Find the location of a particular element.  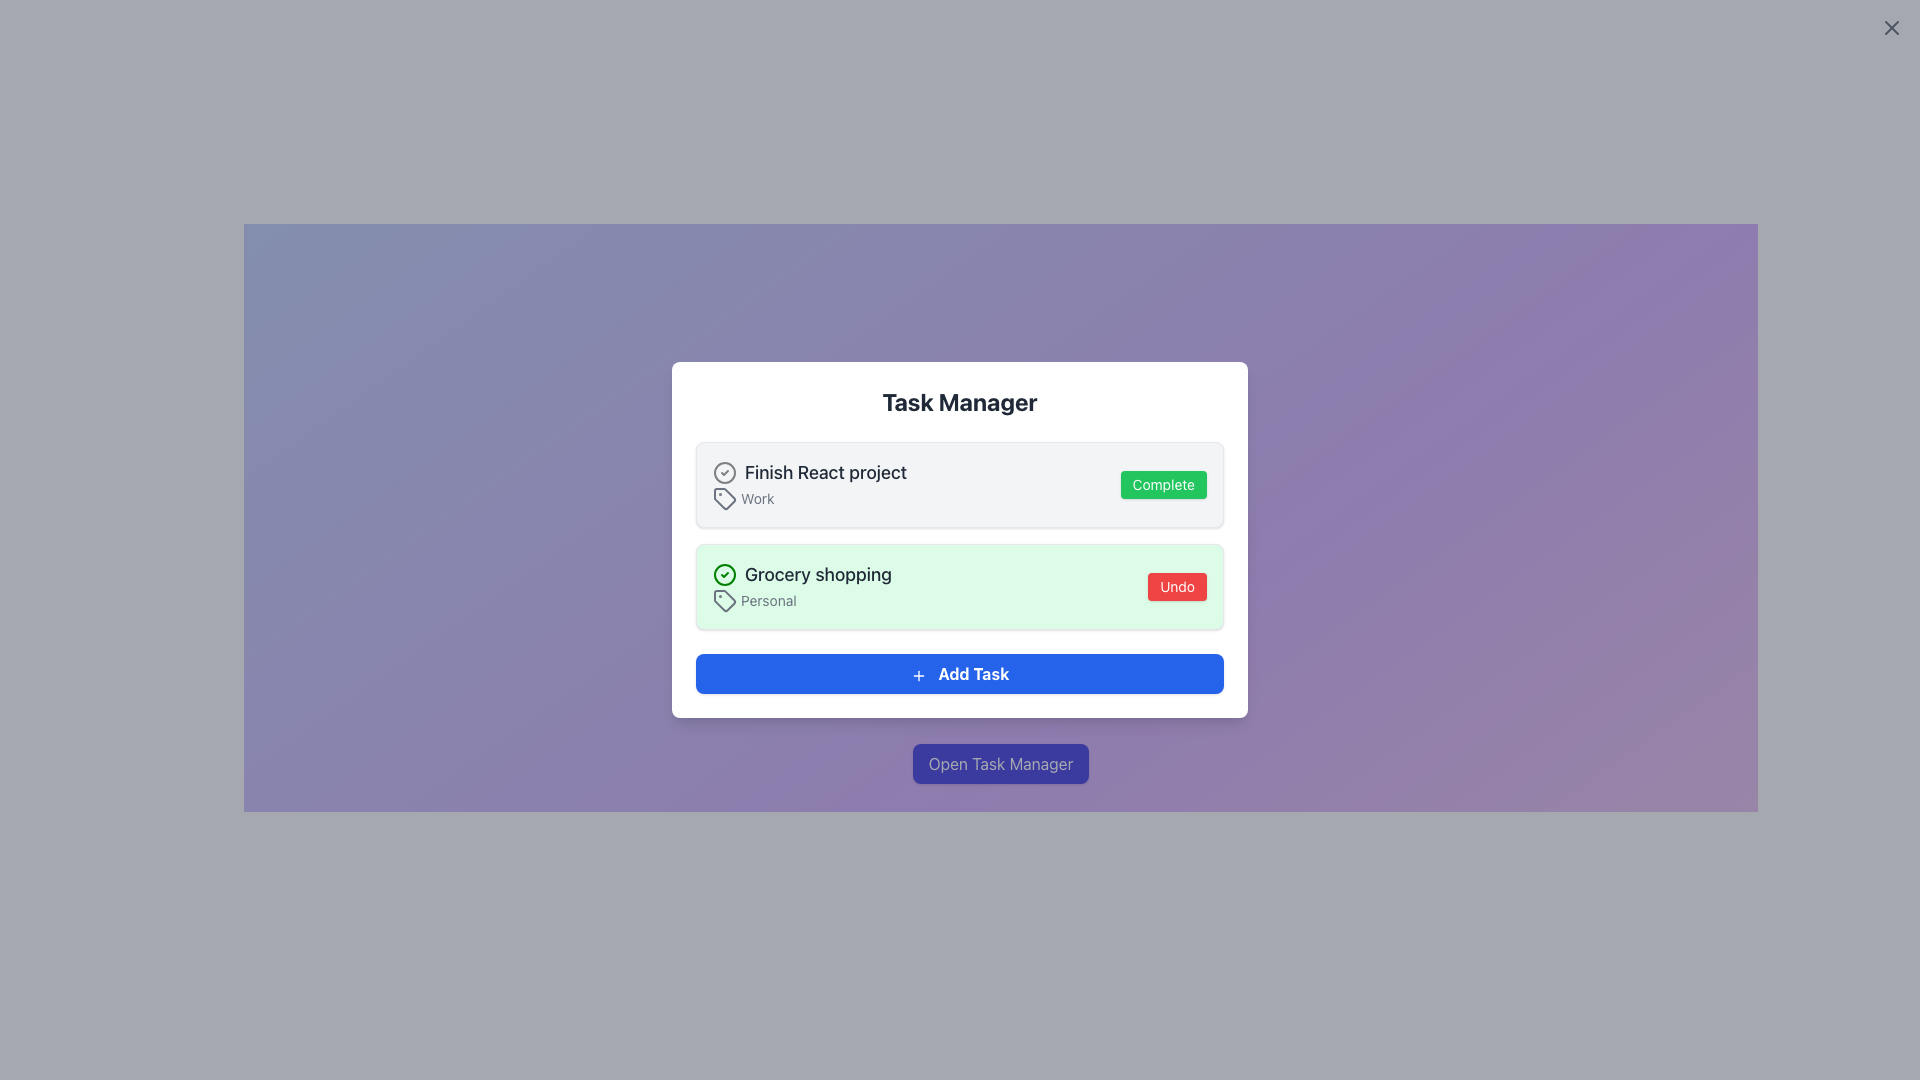

the task entry titled 'Finish React project' is located at coordinates (810, 485).